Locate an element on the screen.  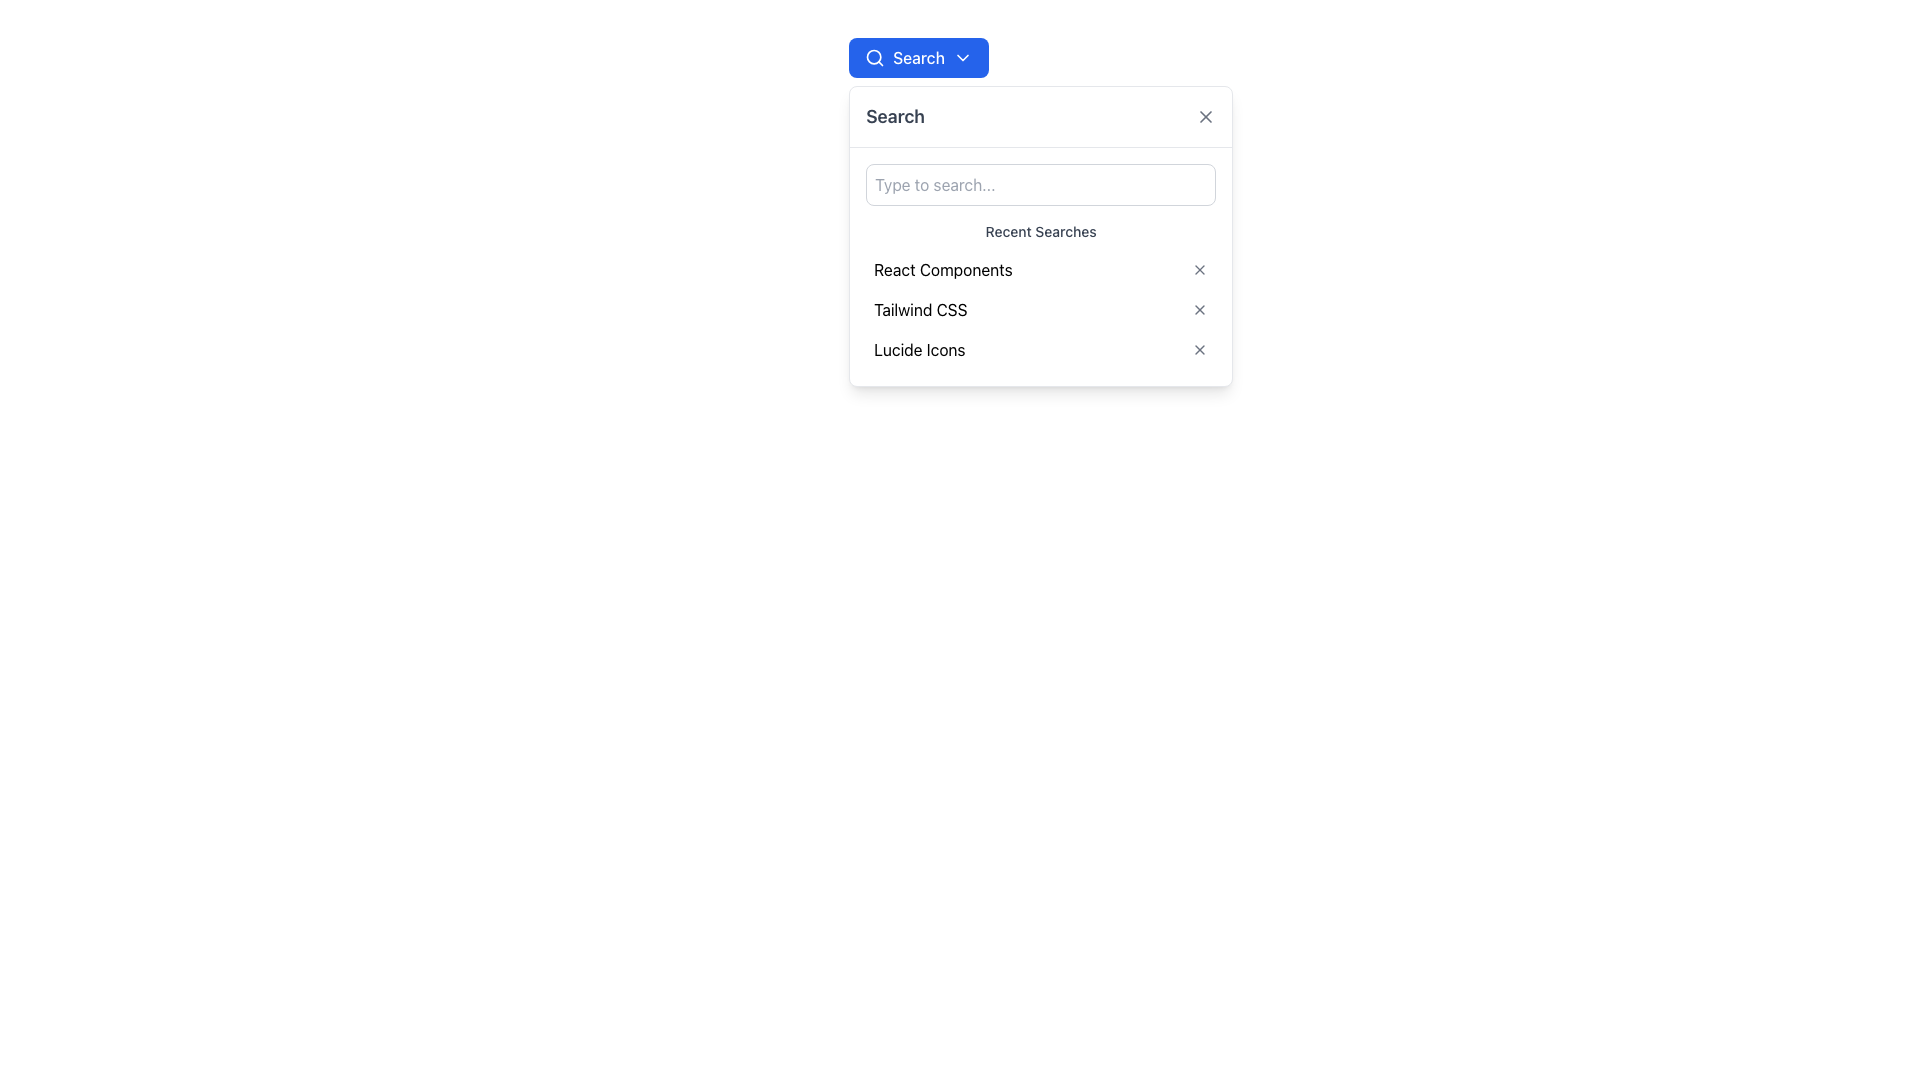
the Chevron Down icon located within the 'Search' button is located at coordinates (962, 56).